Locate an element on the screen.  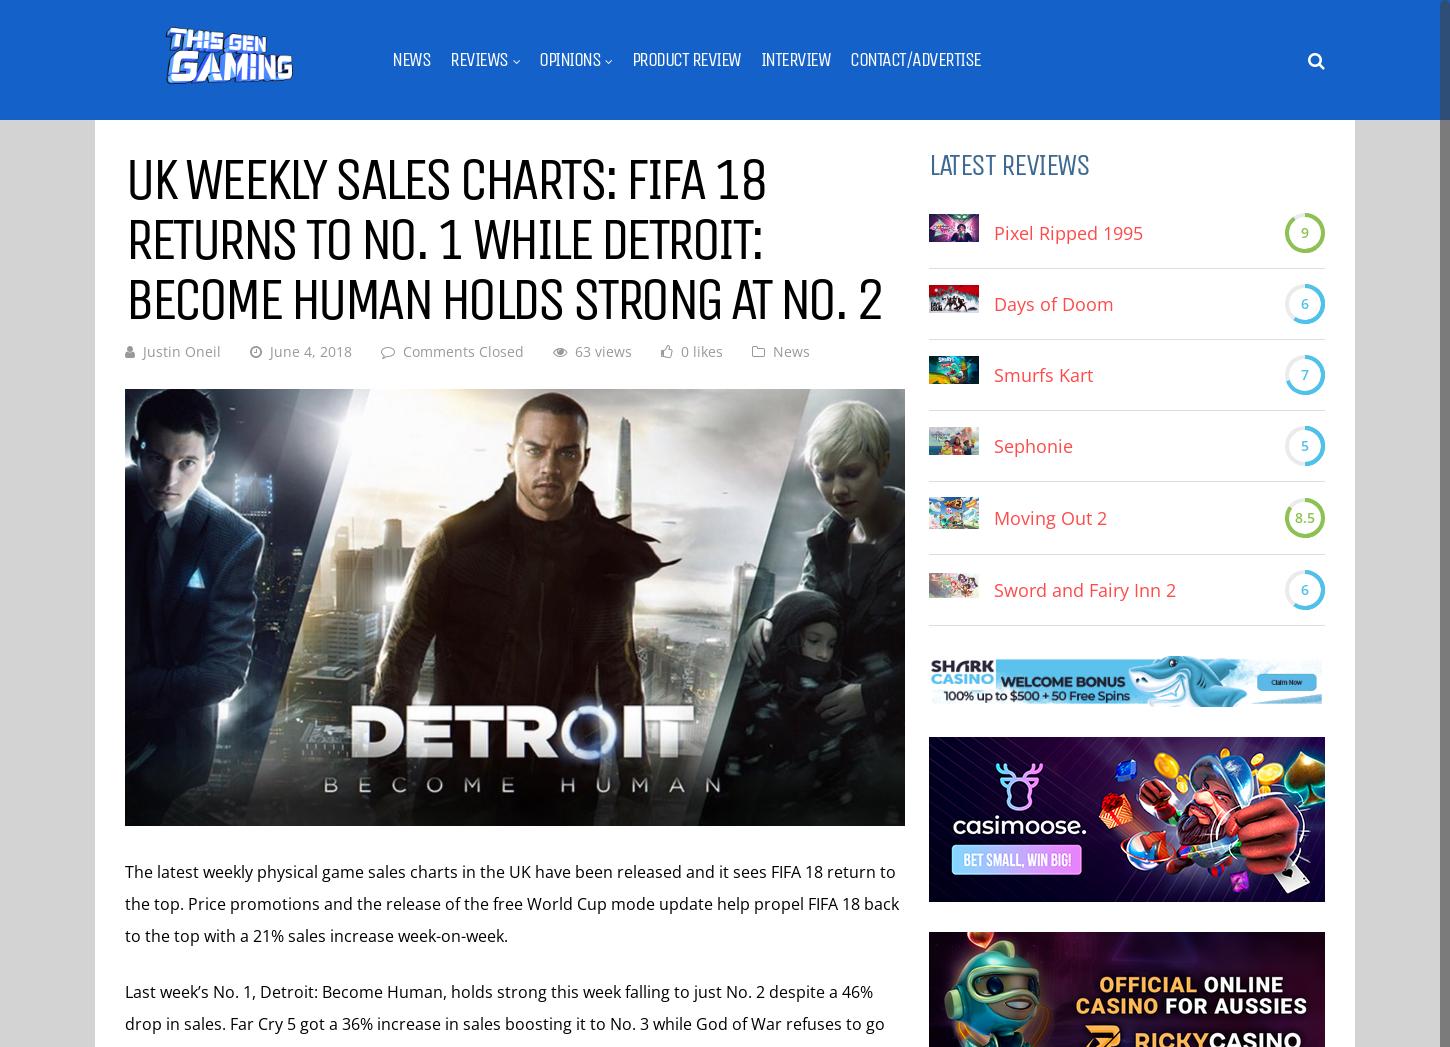
'Opinions' is located at coordinates (569, 59).